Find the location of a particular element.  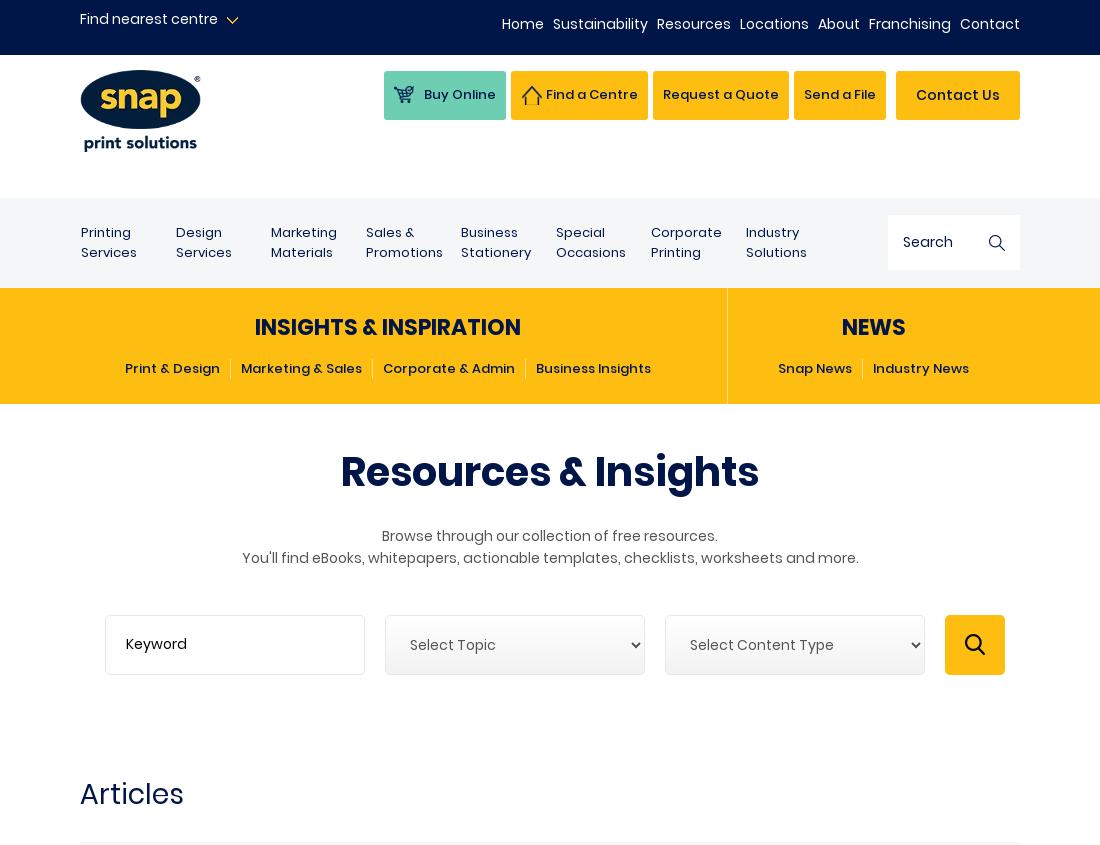

'Corporate Printing' is located at coordinates (686, 241).